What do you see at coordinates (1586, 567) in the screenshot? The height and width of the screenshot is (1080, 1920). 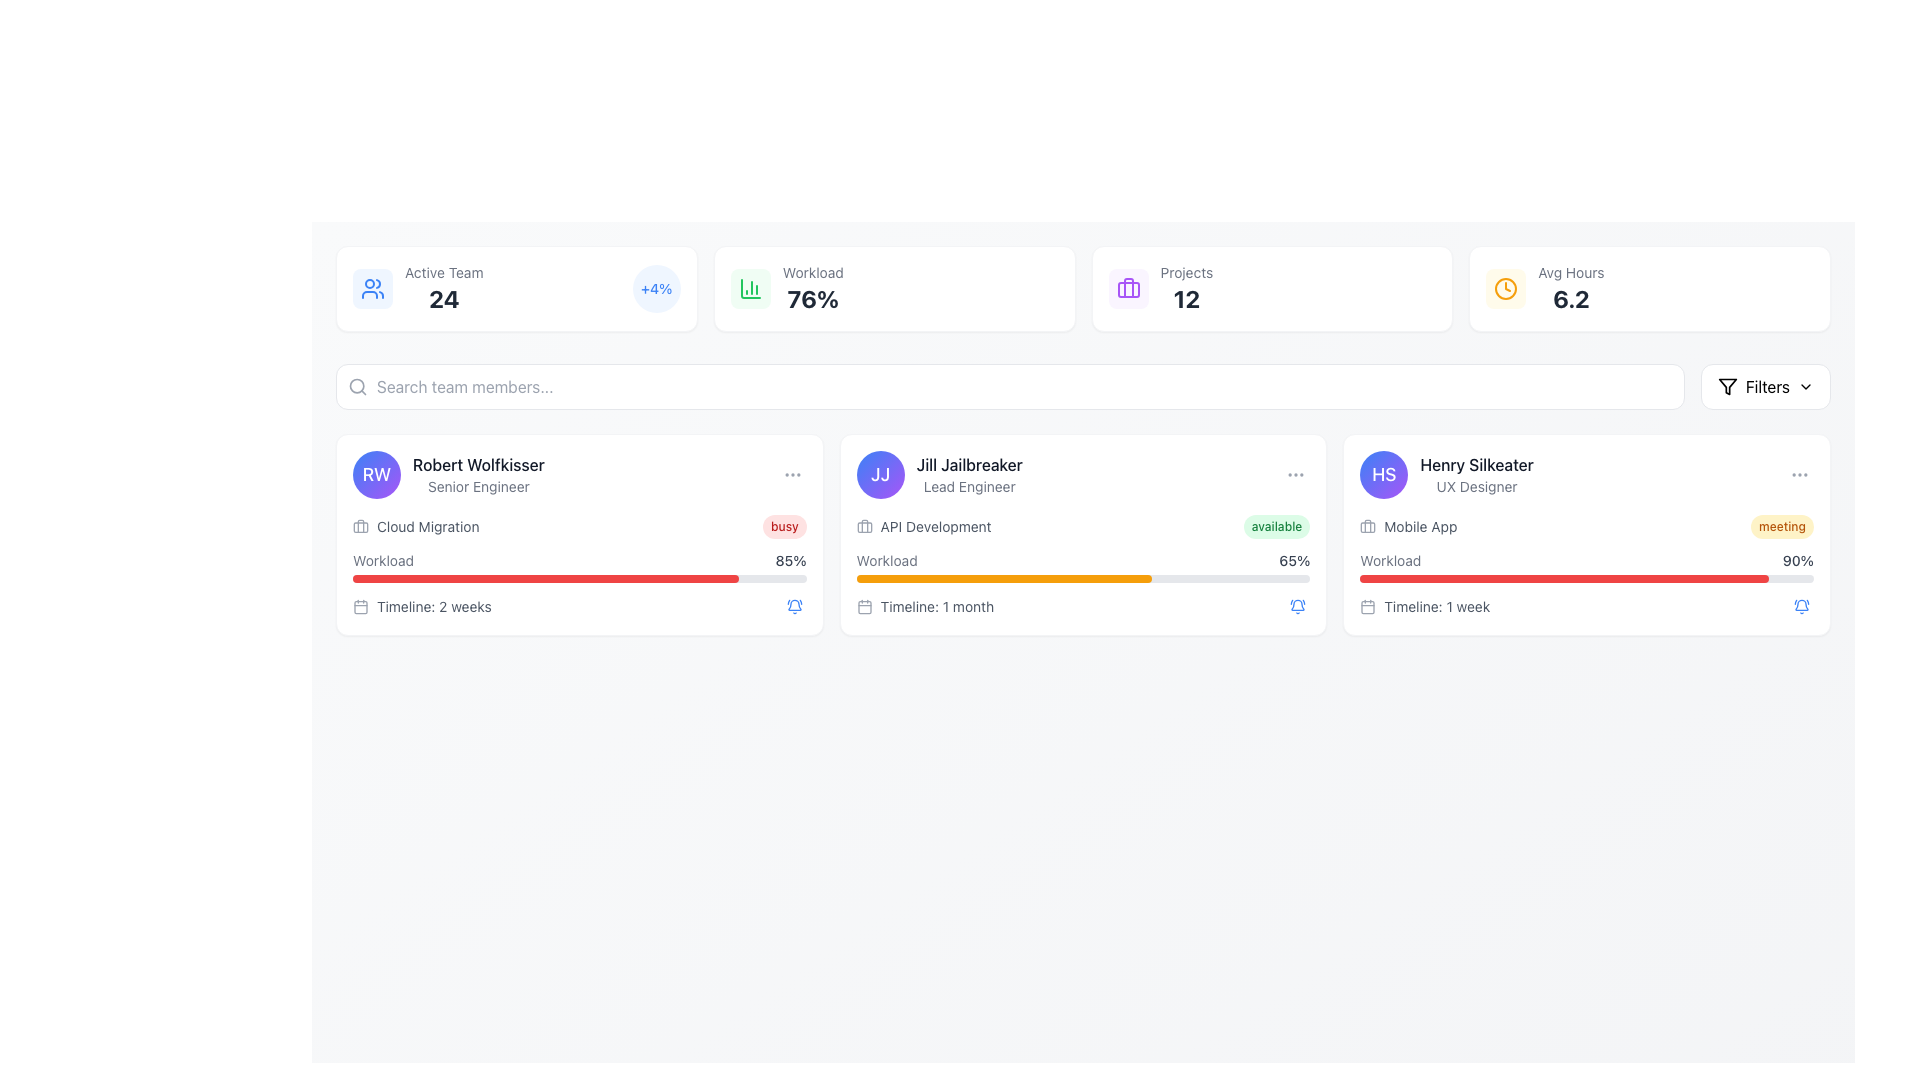 I see `the Progress bar indicating workload level for Henry Silkeater in the UX Designer section, located between the 'Mobile App' and 'Timeline: 1 week' labels` at bounding box center [1586, 567].